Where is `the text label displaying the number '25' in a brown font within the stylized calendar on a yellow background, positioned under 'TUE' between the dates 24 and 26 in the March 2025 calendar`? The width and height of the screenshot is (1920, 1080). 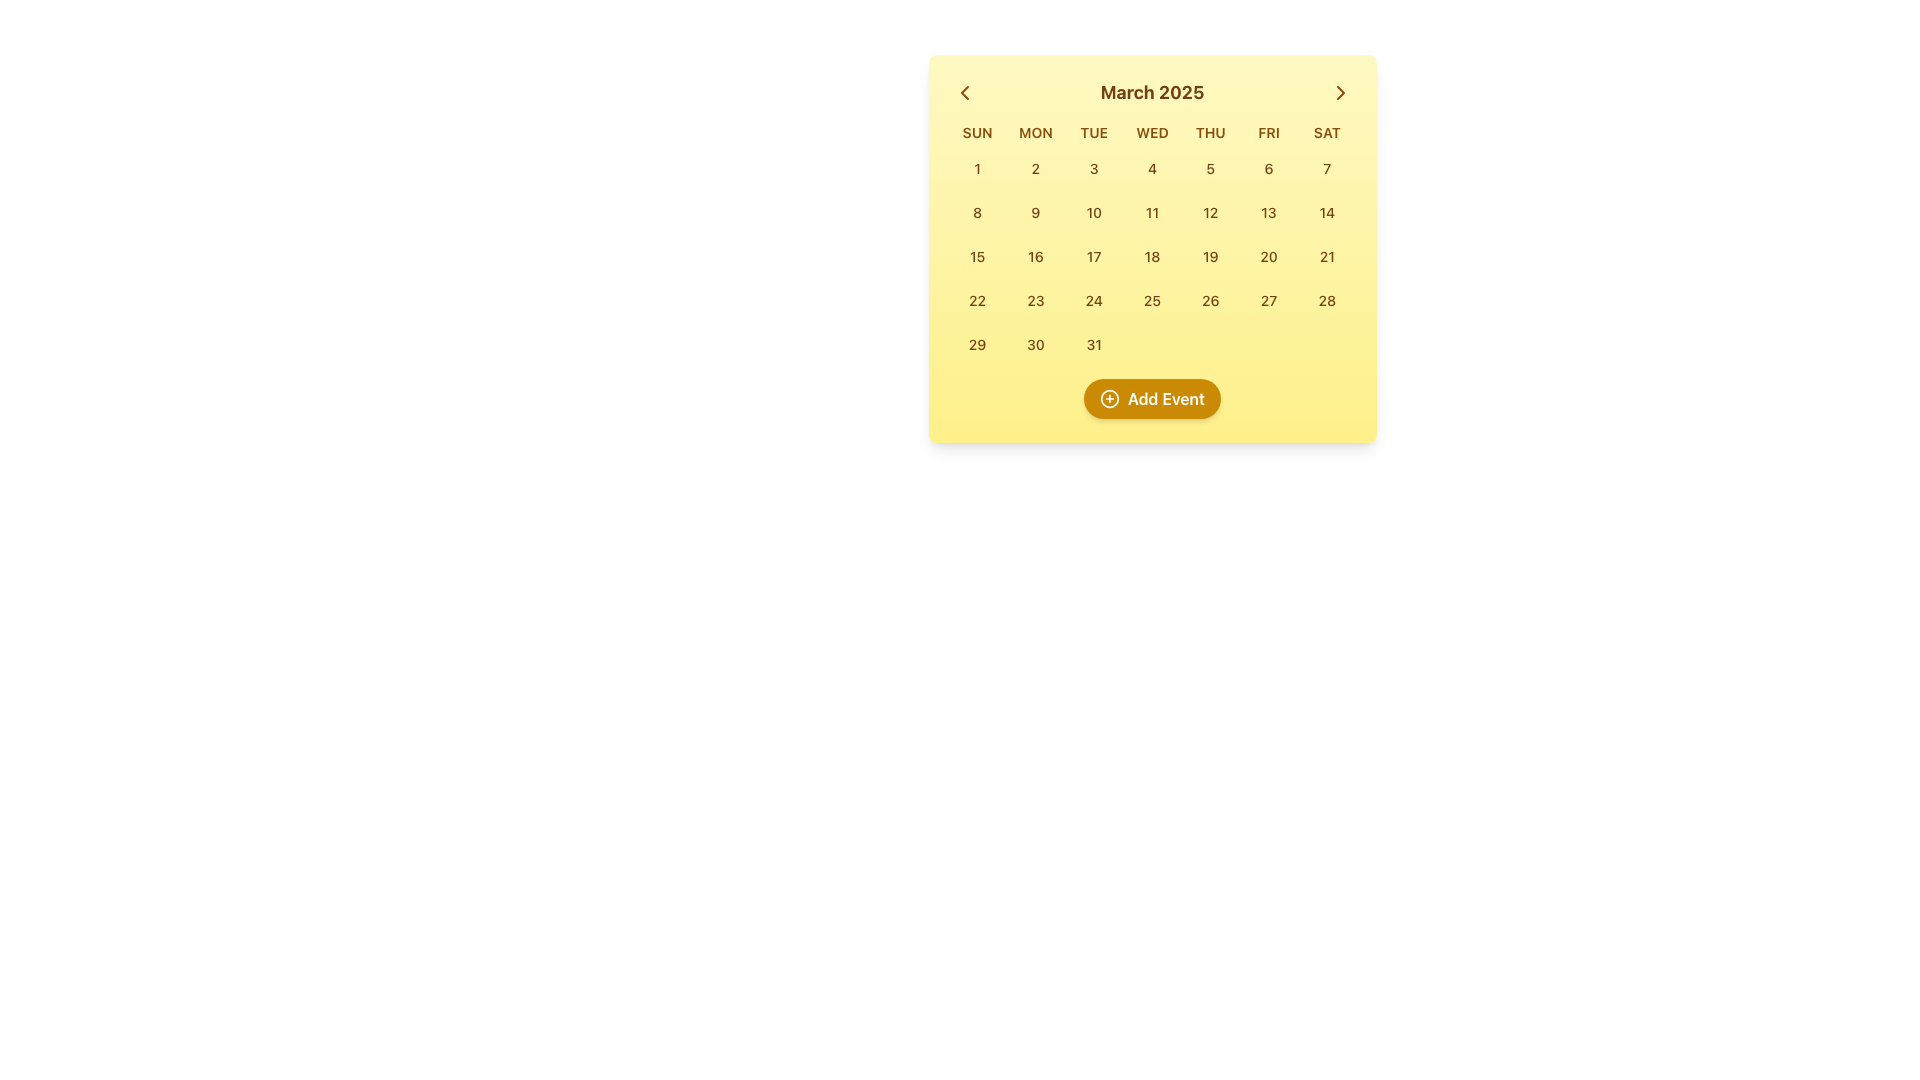 the text label displaying the number '25' in a brown font within the stylized calendar on a yellow background, positioned under 'TUE' between the dates 24 and 26 in the March 2025 calendar is located at coordinates (1152, 300).